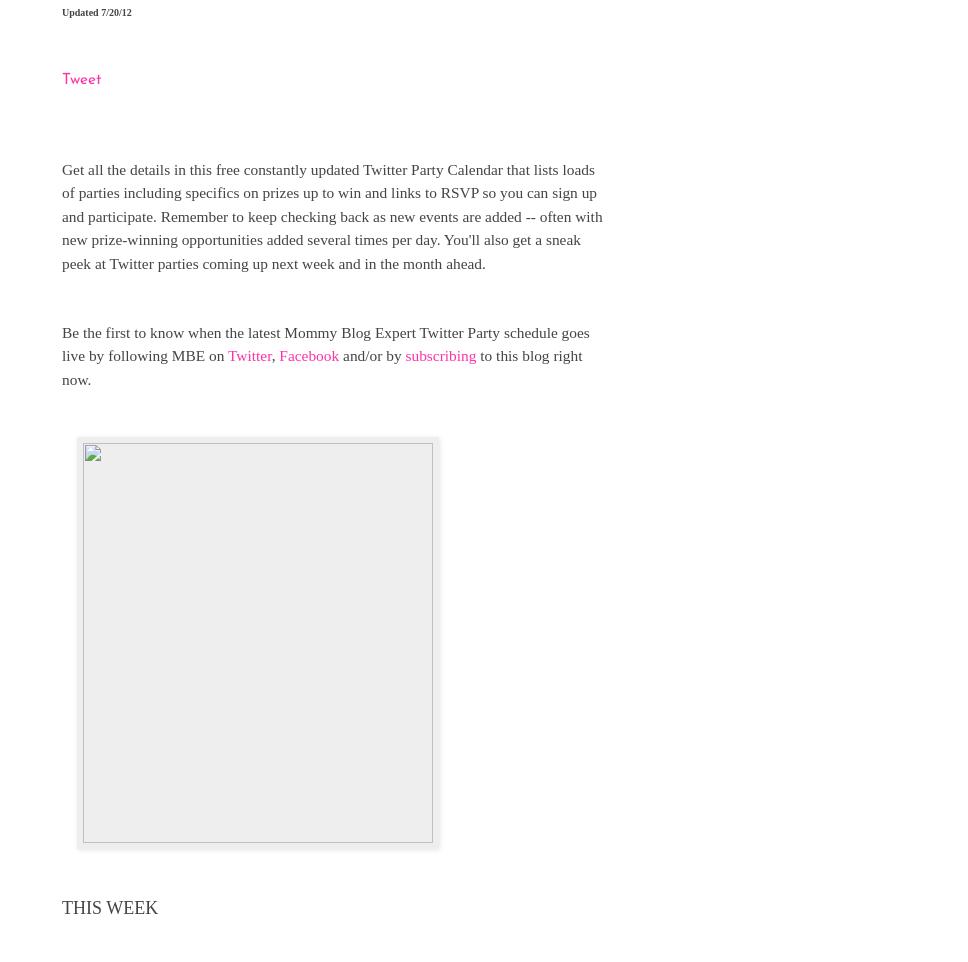 This screenshot has height=962, width=968. I want to click on 'THIS WEEK', so click(60, 907).